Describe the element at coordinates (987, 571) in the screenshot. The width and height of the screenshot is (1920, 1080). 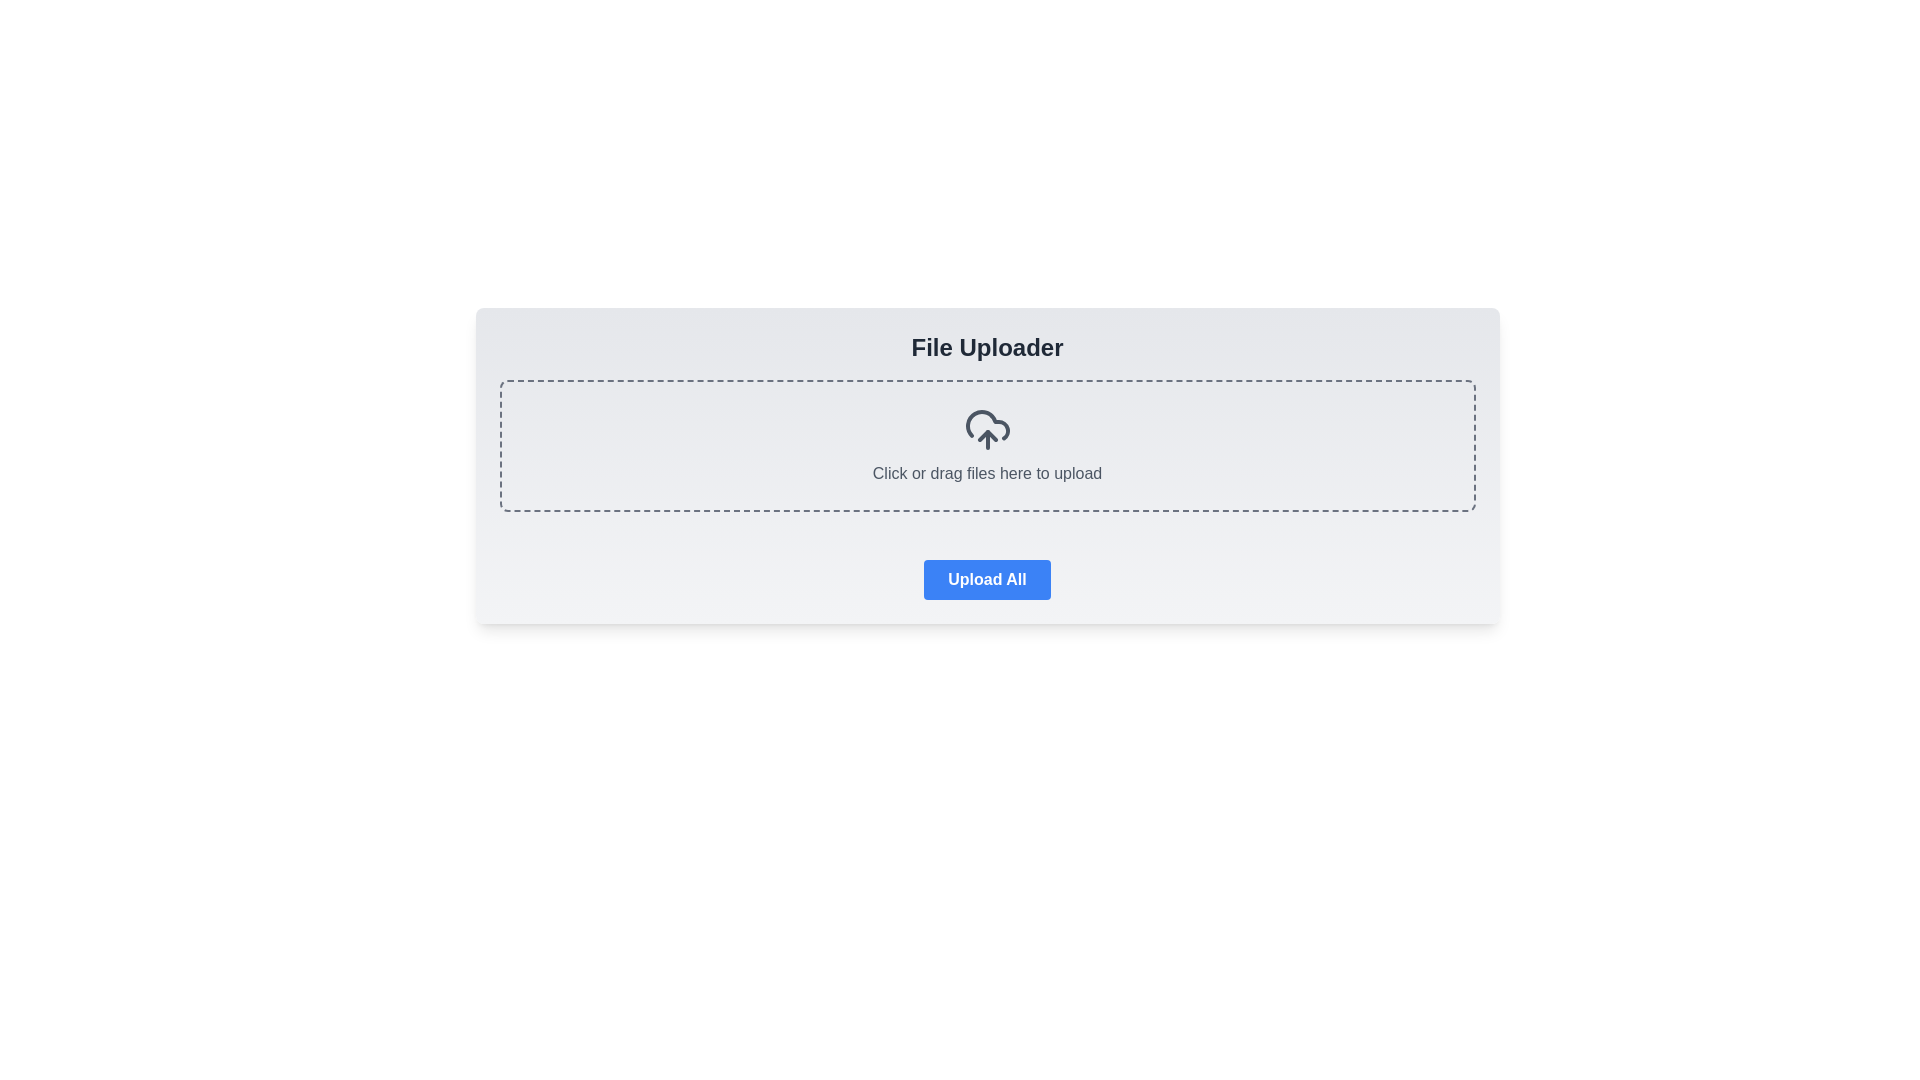
I see `the blue rectangular button labeled 'Upload All'` at that location.